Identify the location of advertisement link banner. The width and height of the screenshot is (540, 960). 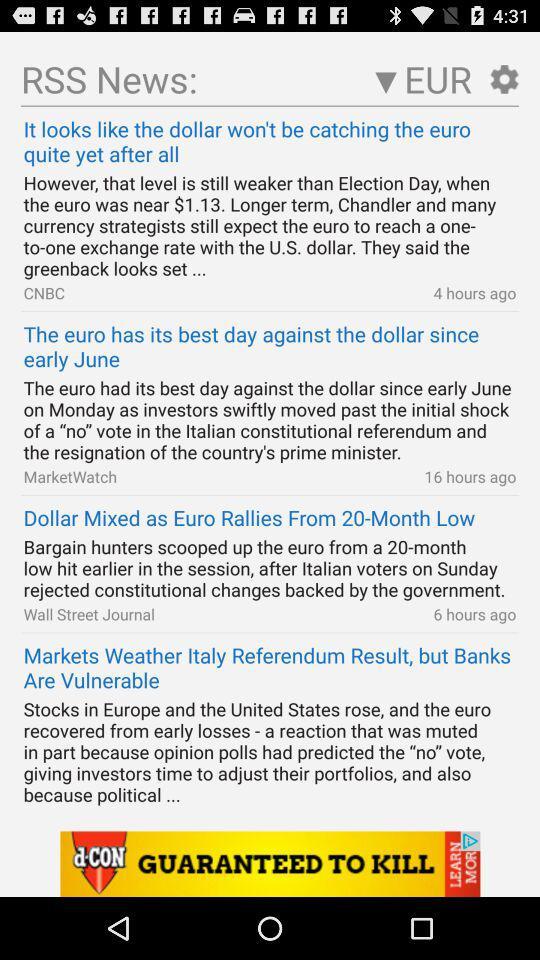
(270, 863).